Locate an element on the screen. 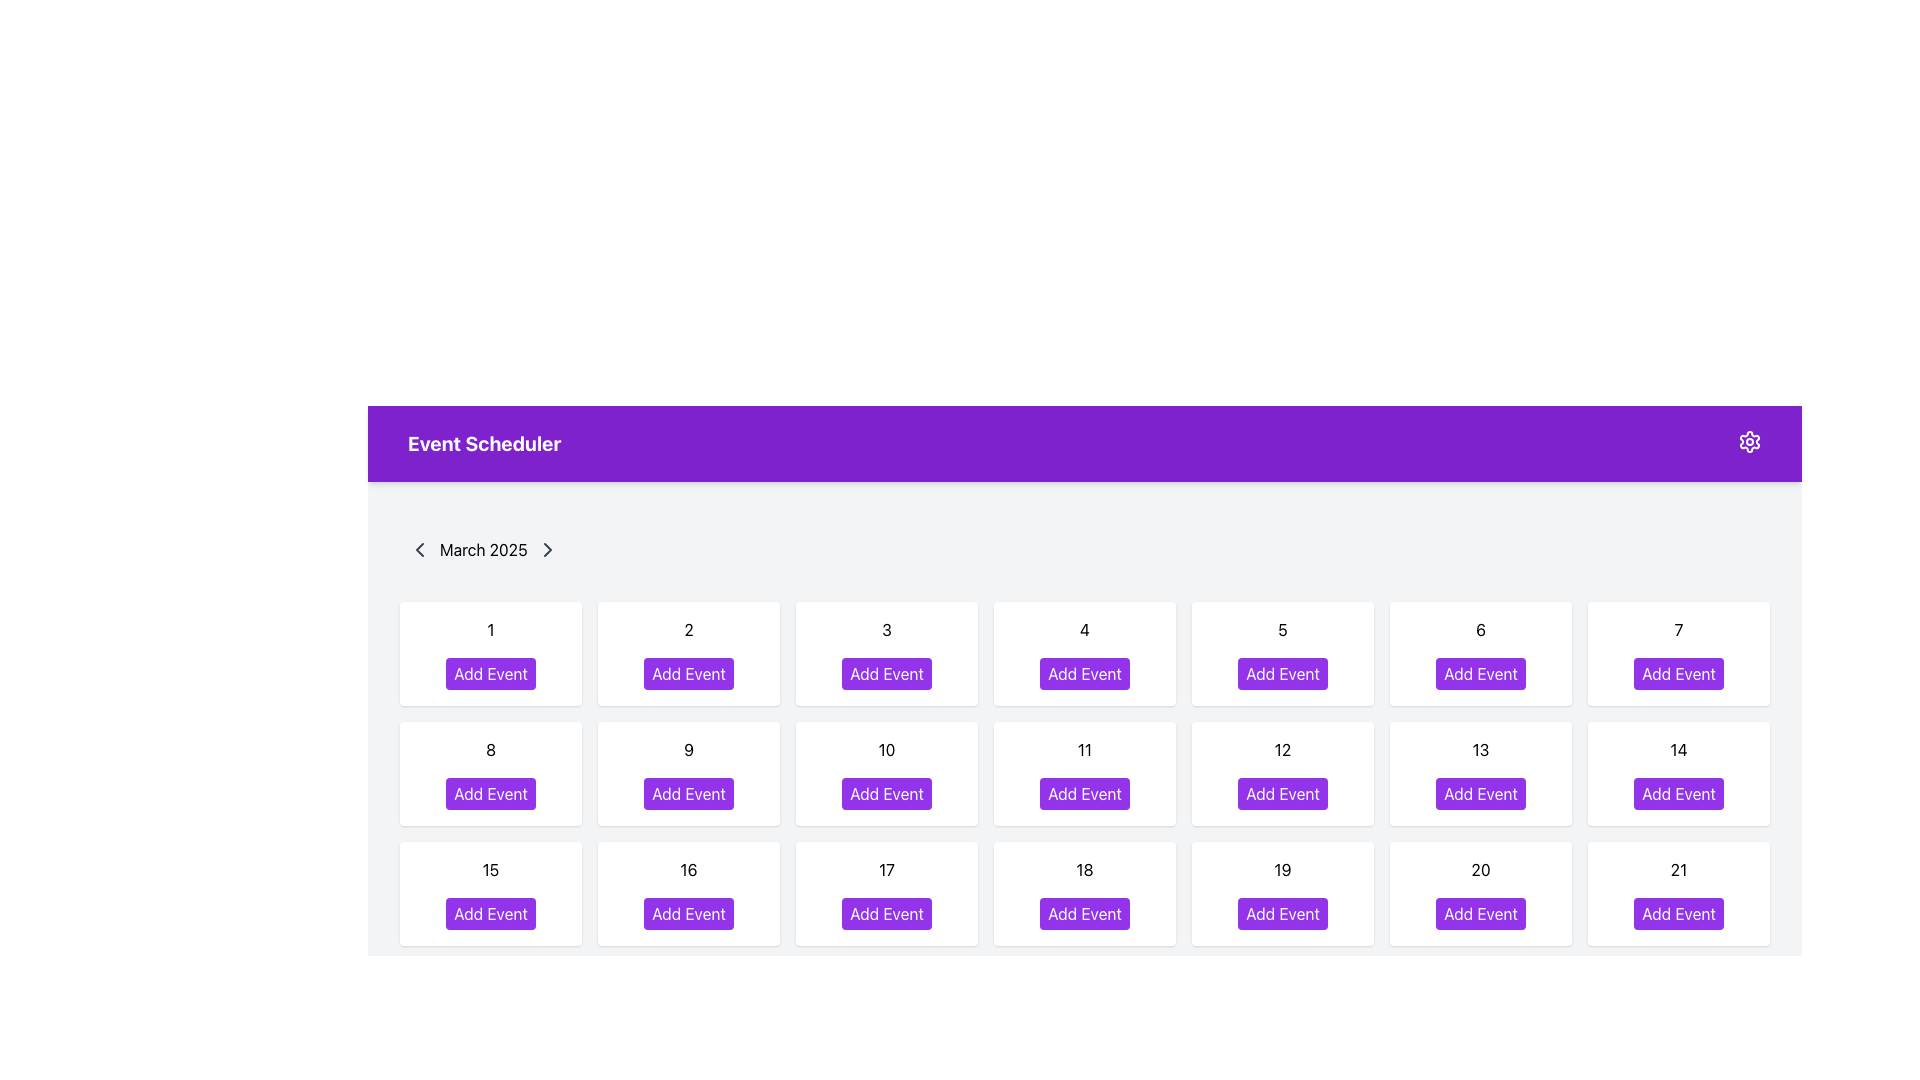 This screenshot has height=1080, width=1920. the button in the fourth row, second column of the grid layout, which is inside the white box labeled '14', to initiate event addition is located at coordinates (1679, 793).